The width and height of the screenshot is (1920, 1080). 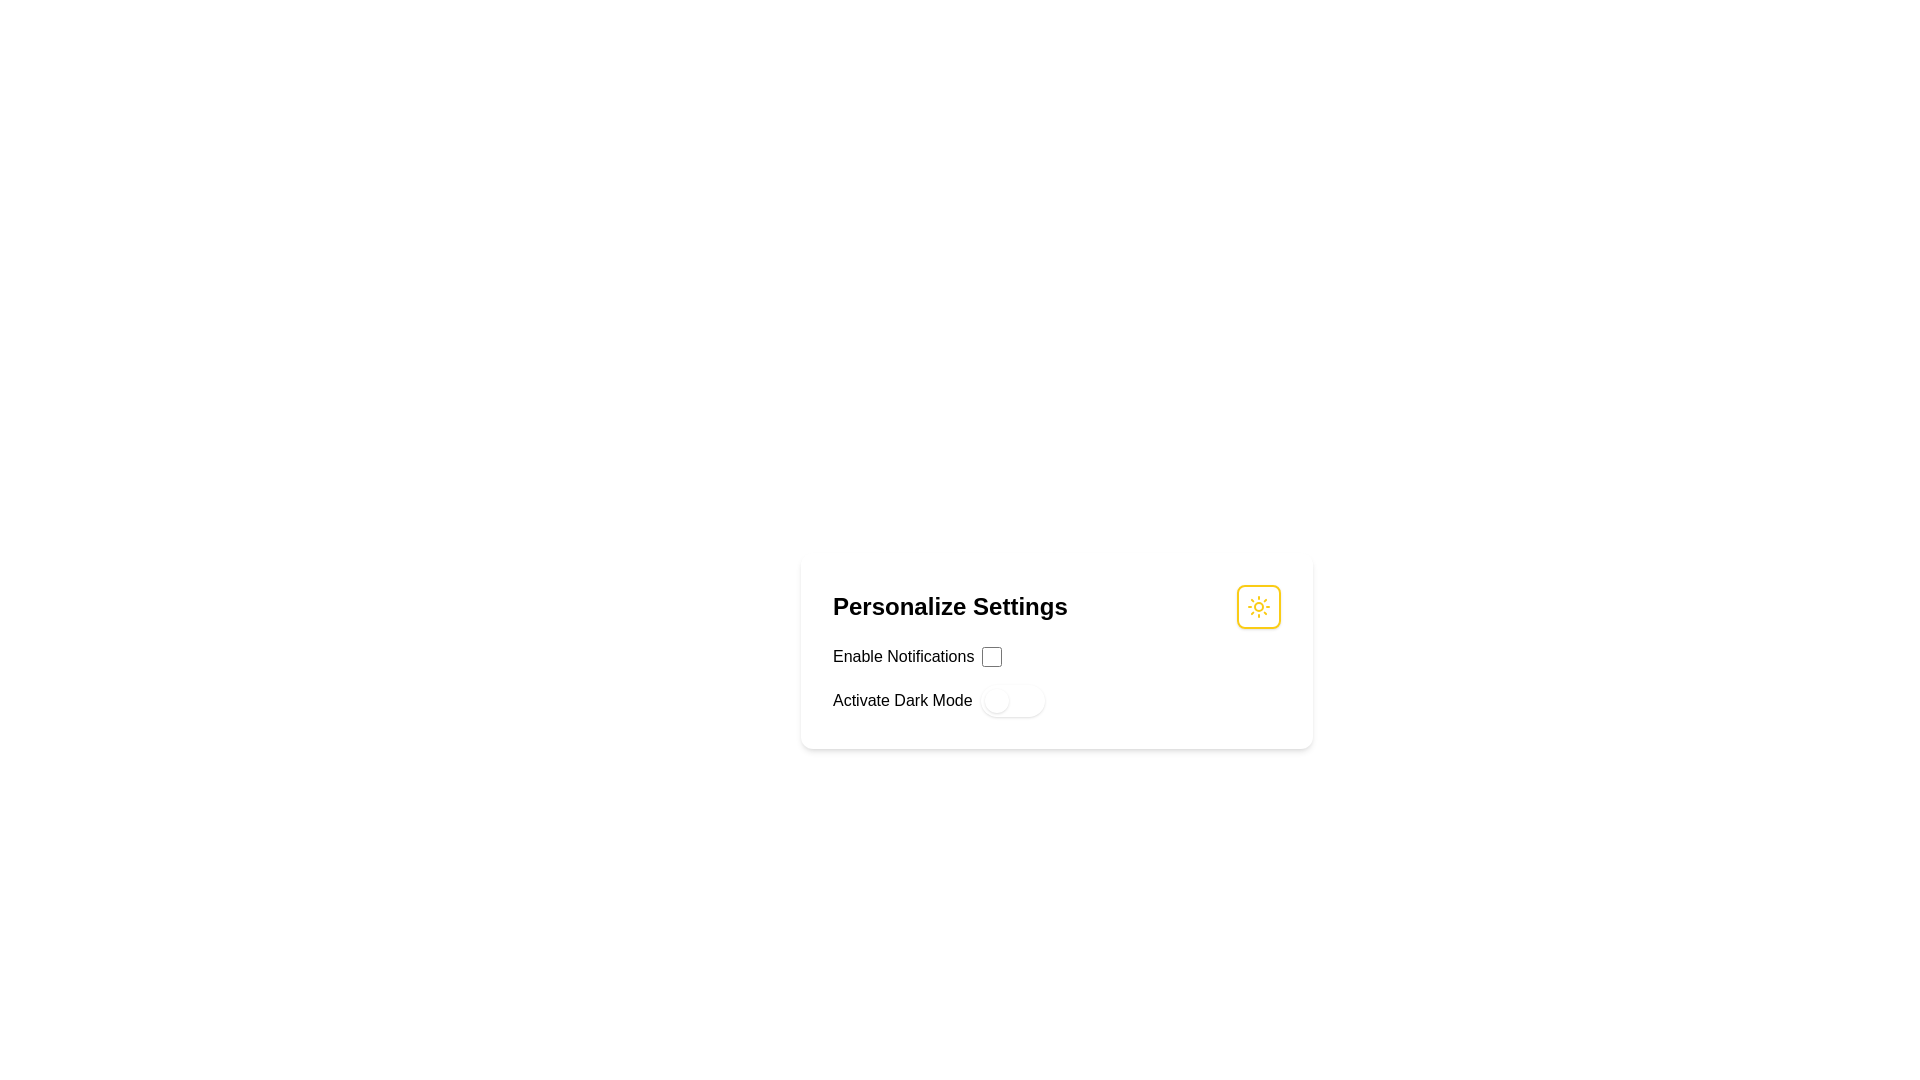 I want to click on the interactive button with an icon located in the top-right corner of the 'Personalize Settings' section, so click(x=1257, y=605).